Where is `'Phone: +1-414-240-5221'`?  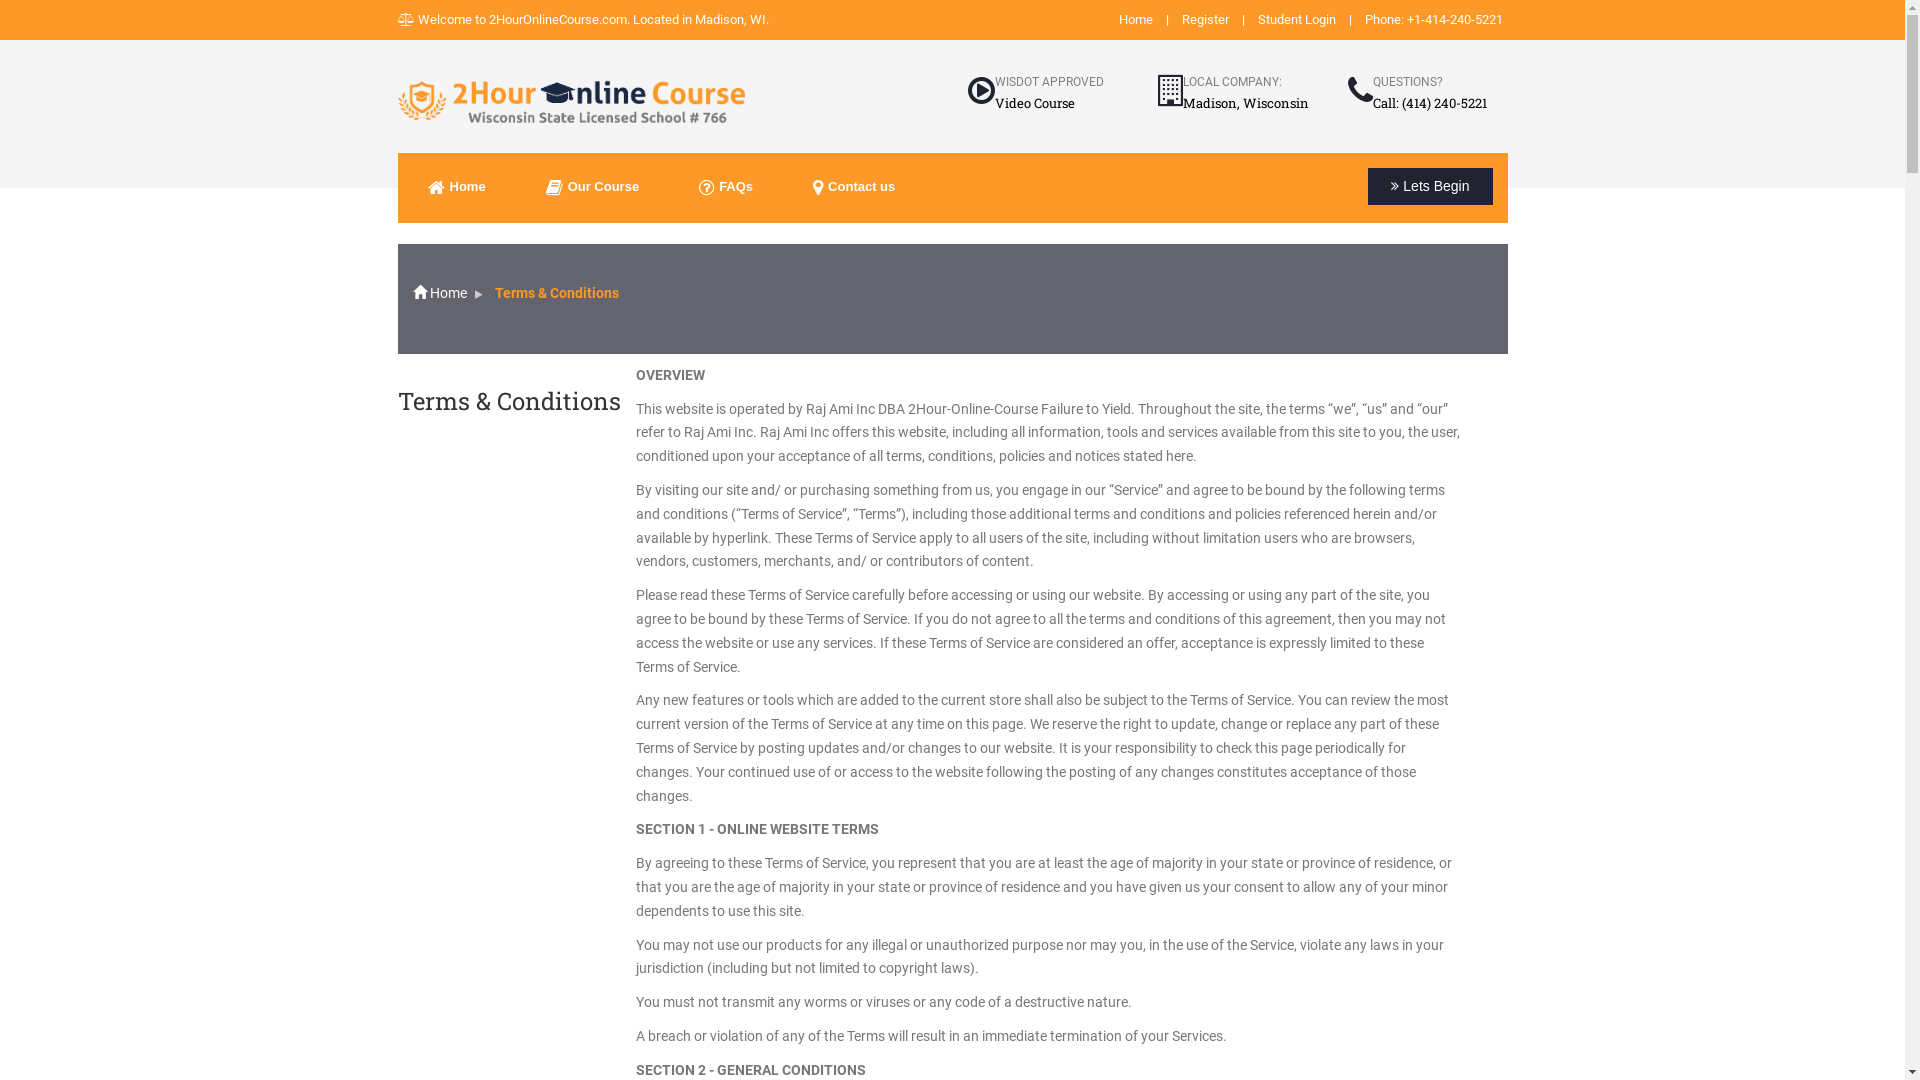 'Phone: +1-414-240-5221' is located at coordinates (1432, 19).